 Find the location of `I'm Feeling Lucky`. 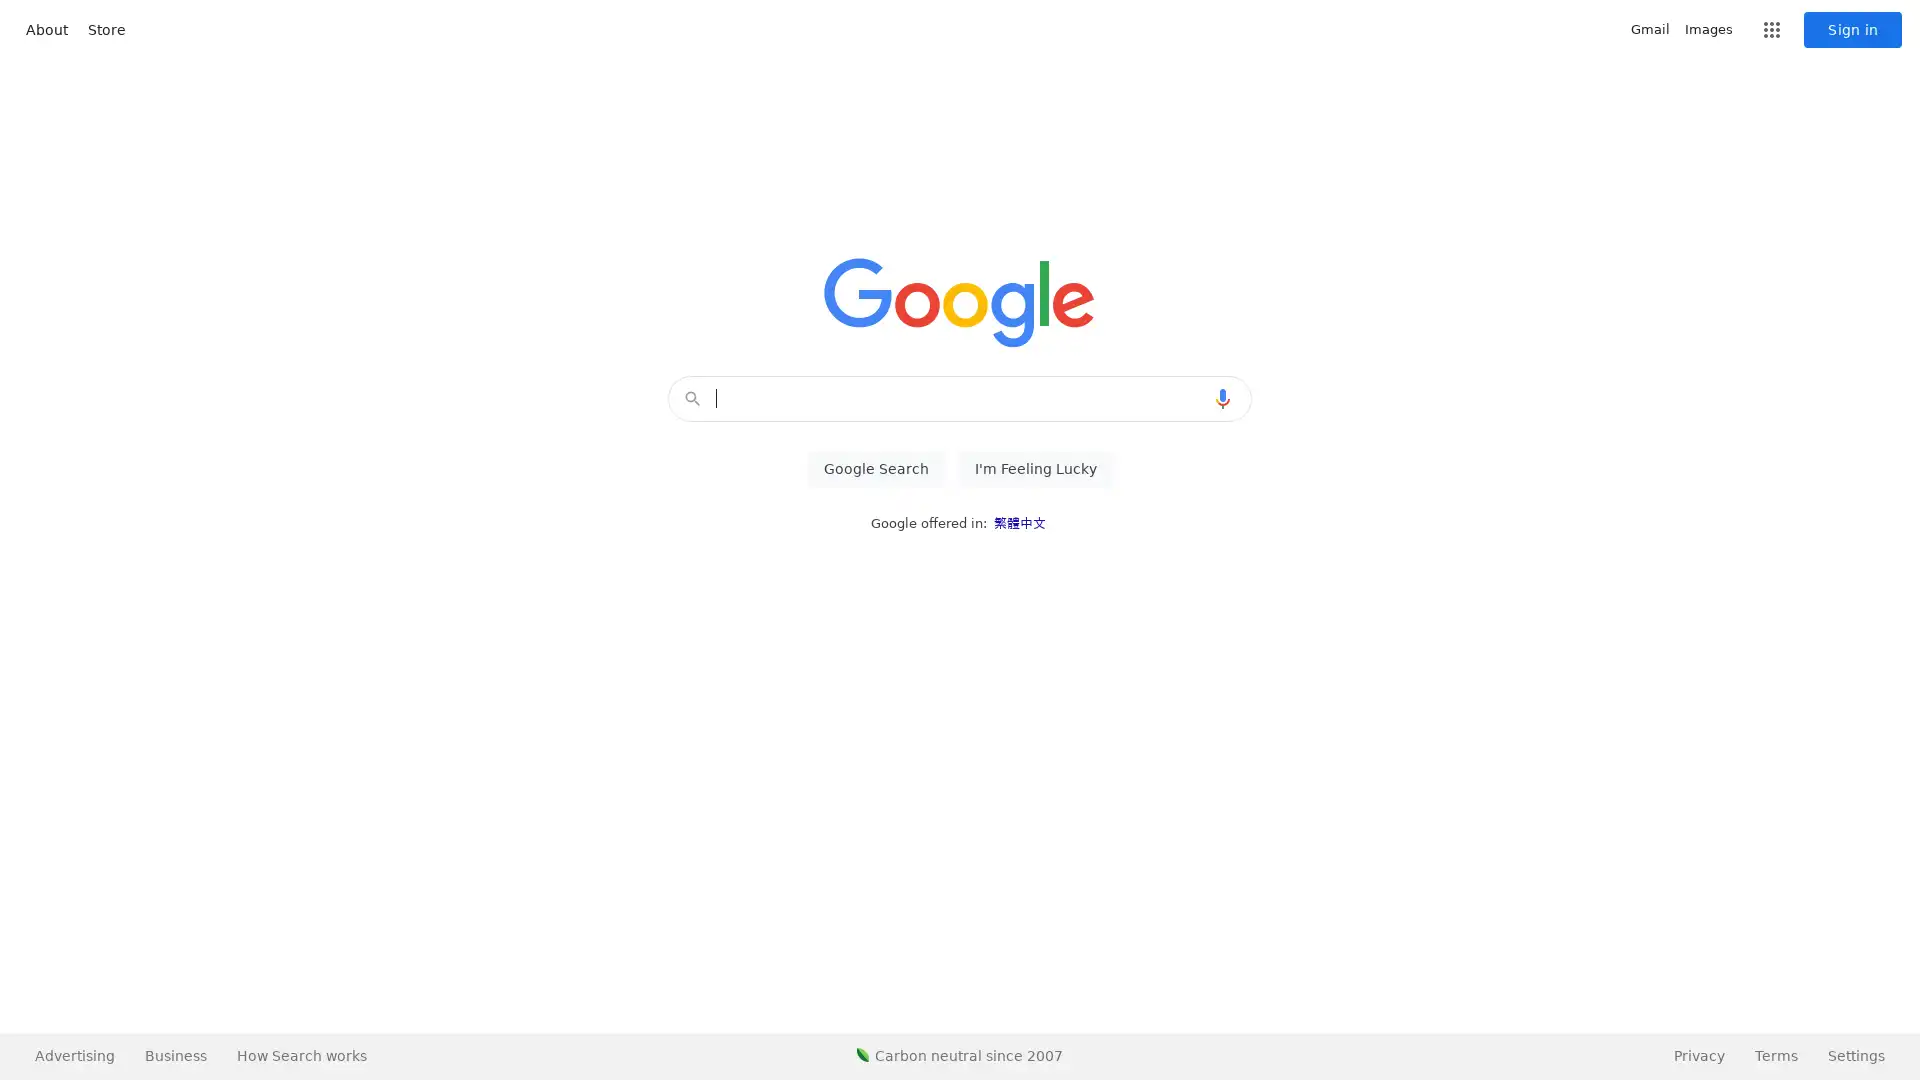

I'm Feeling Lucky is located at coordinates (1035, 469).